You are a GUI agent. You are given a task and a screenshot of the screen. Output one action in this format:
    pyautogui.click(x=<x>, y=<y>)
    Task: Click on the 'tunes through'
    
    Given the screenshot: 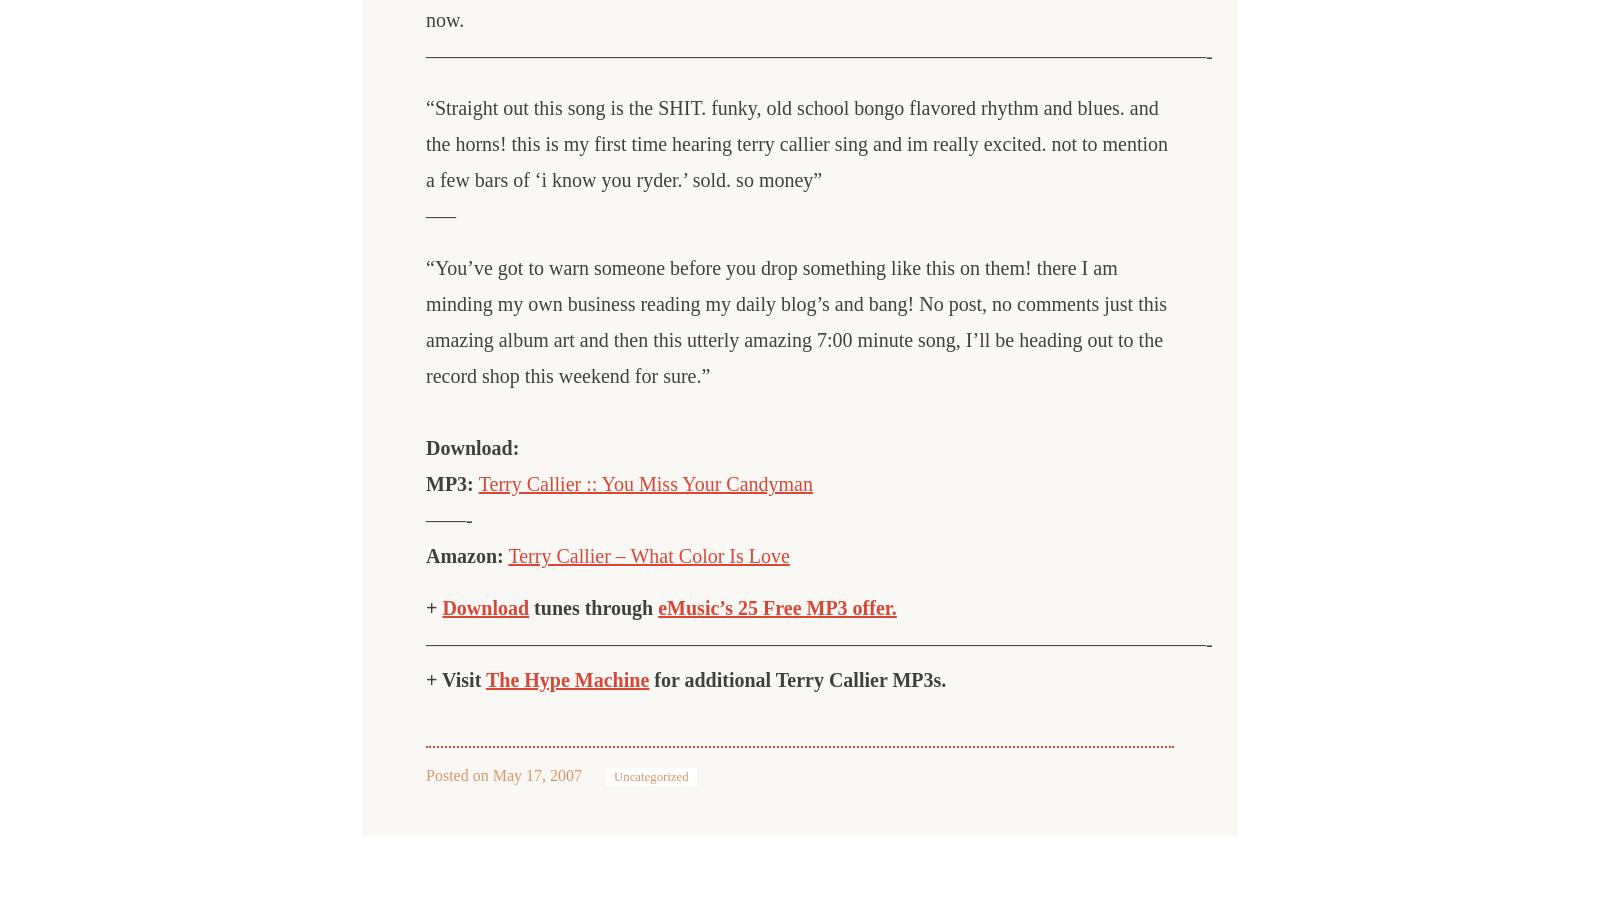 What is the action you would take?
    pyautogui.click(x=590, y=606)
    